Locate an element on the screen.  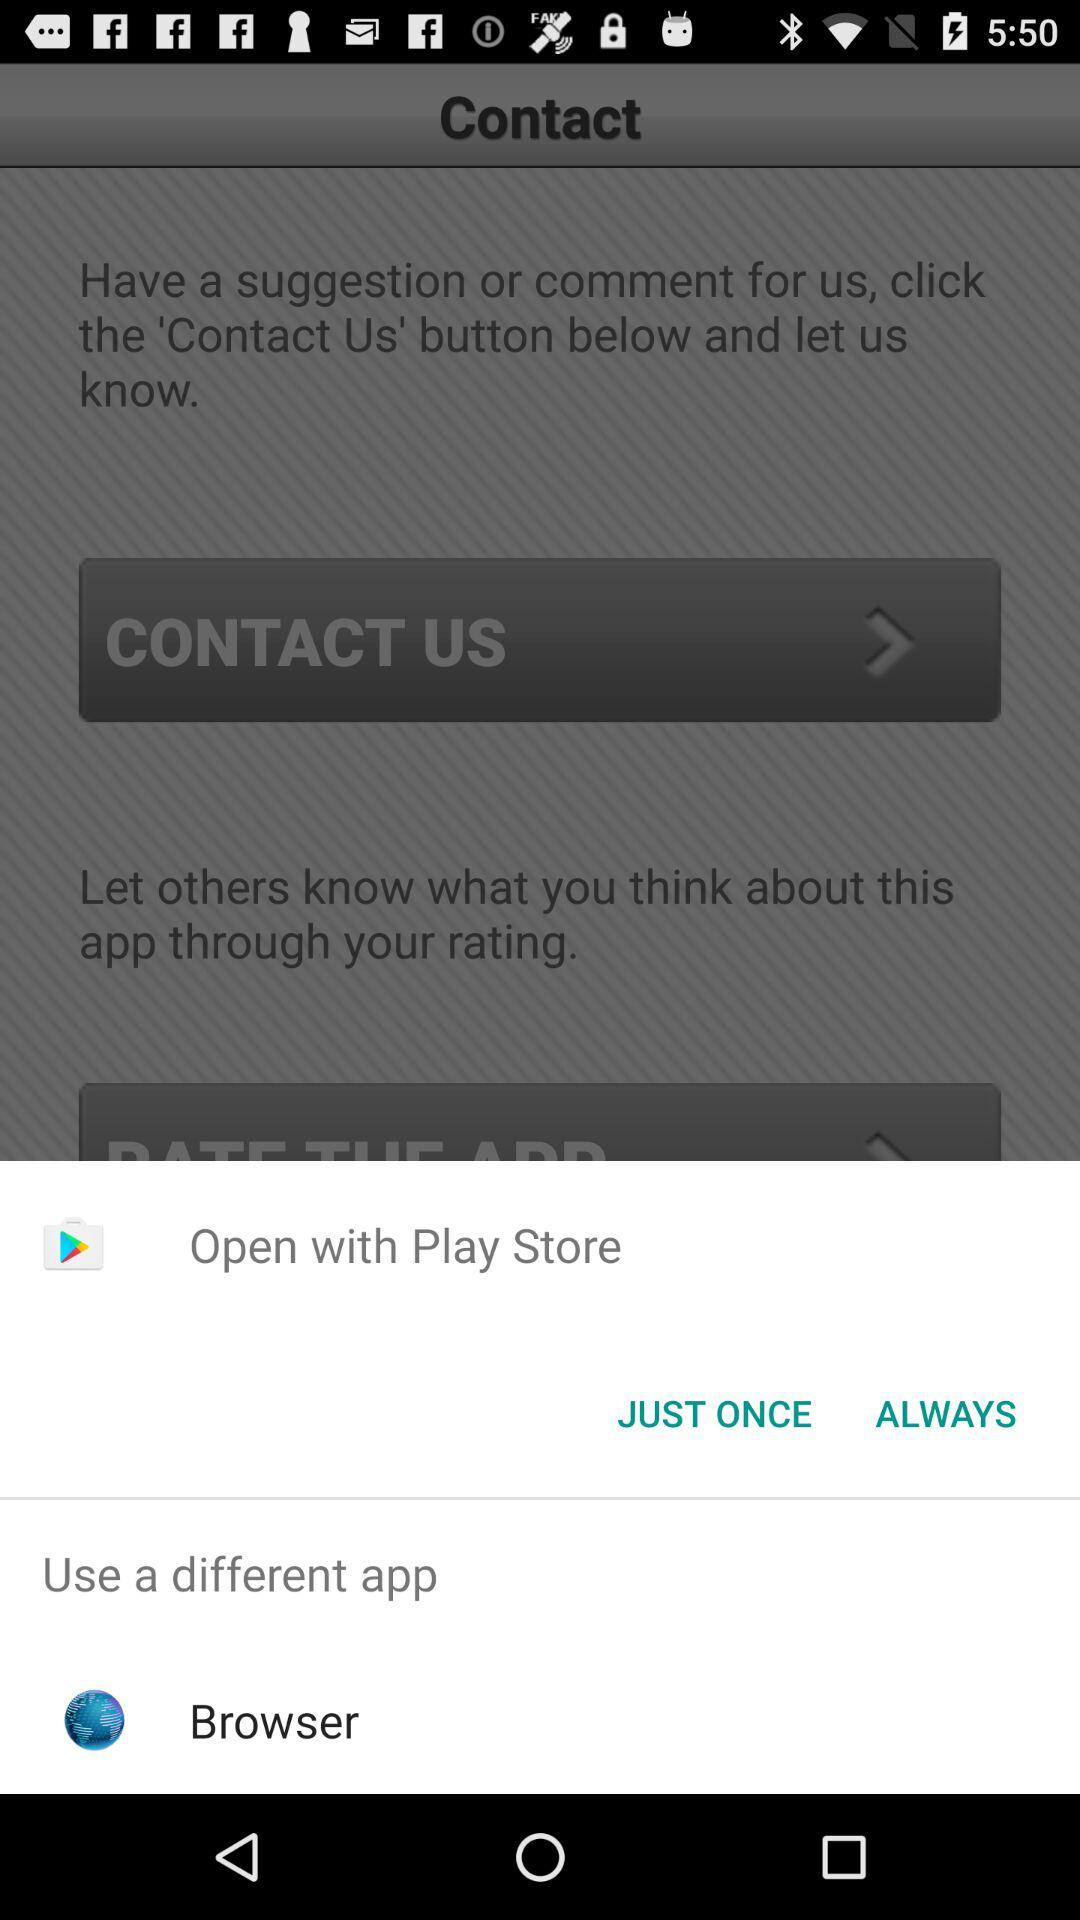
item above the browser app is located at coordinates (540, 1572).